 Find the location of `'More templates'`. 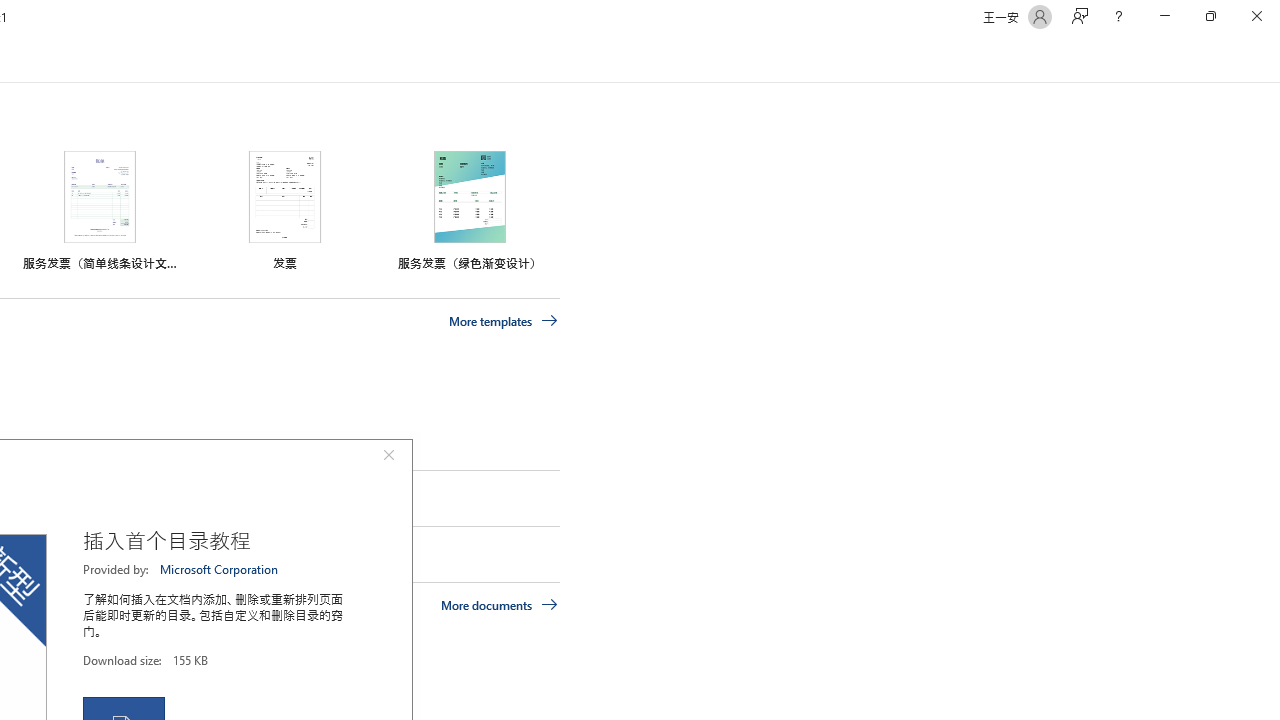

'More templates' is located at coordinates (503, 320).